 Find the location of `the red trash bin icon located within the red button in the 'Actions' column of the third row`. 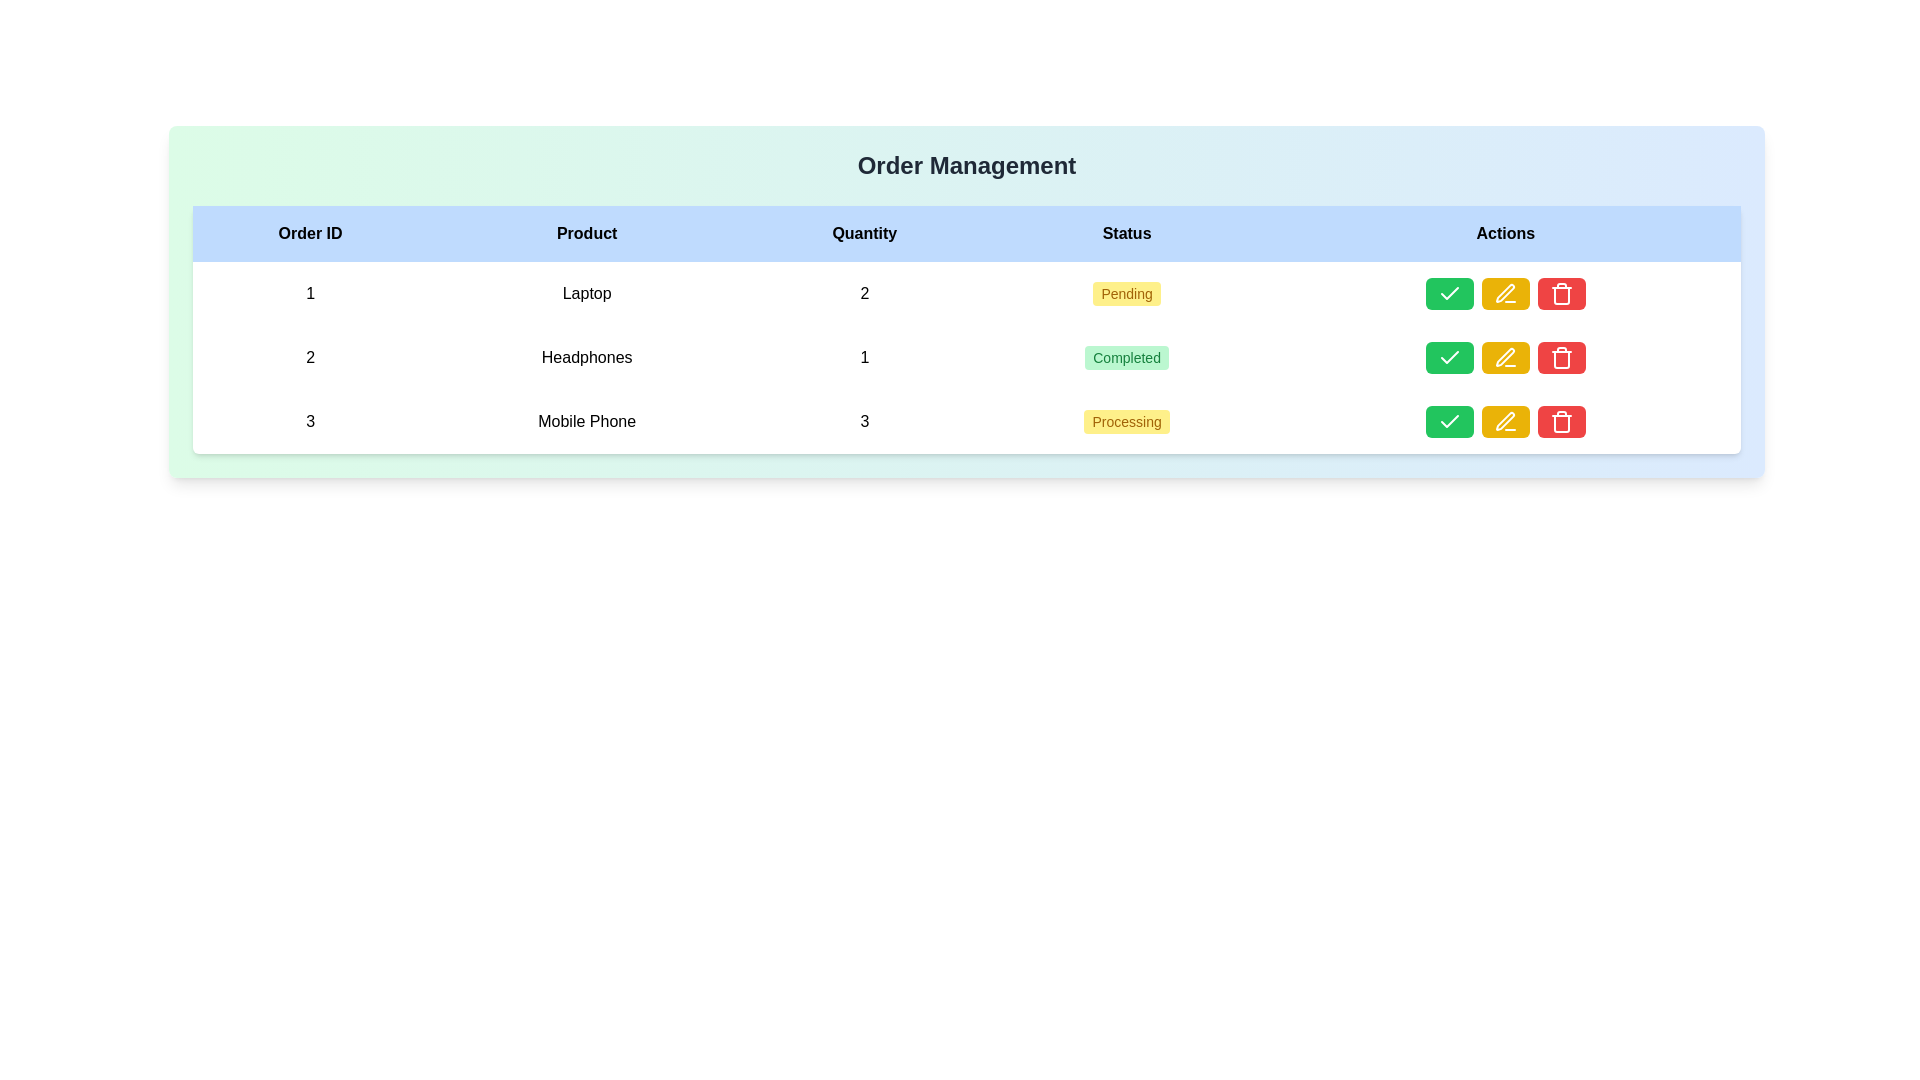

the red trash bin icon located within the red button in the 'Actions' column of the third row is located at coordinates (1560, 293).